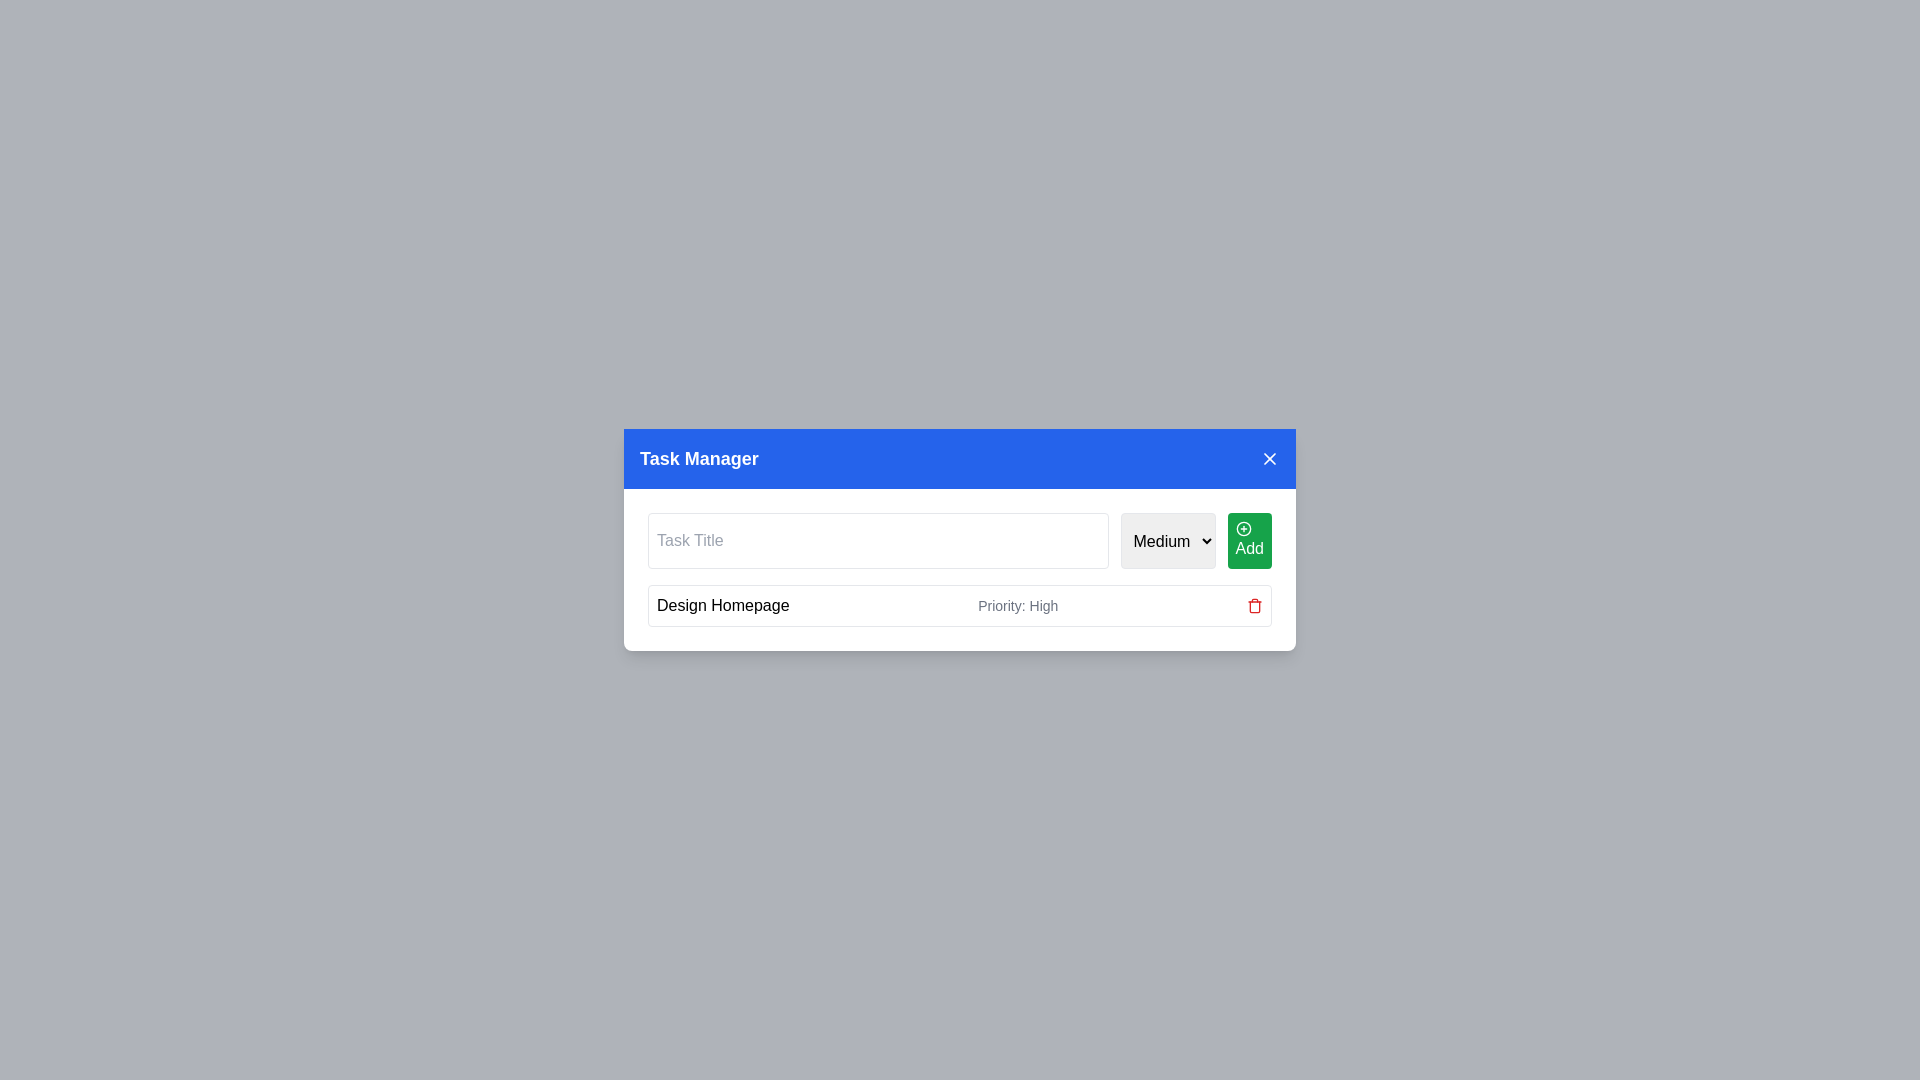 This screenshot has height=1080, width=1920. What do you see at coordinates (1269, 459) in the screenshot?
I see `the close button located in the top-right corner of the 'Task Manager' interface` at bounding box center [1269, 459].